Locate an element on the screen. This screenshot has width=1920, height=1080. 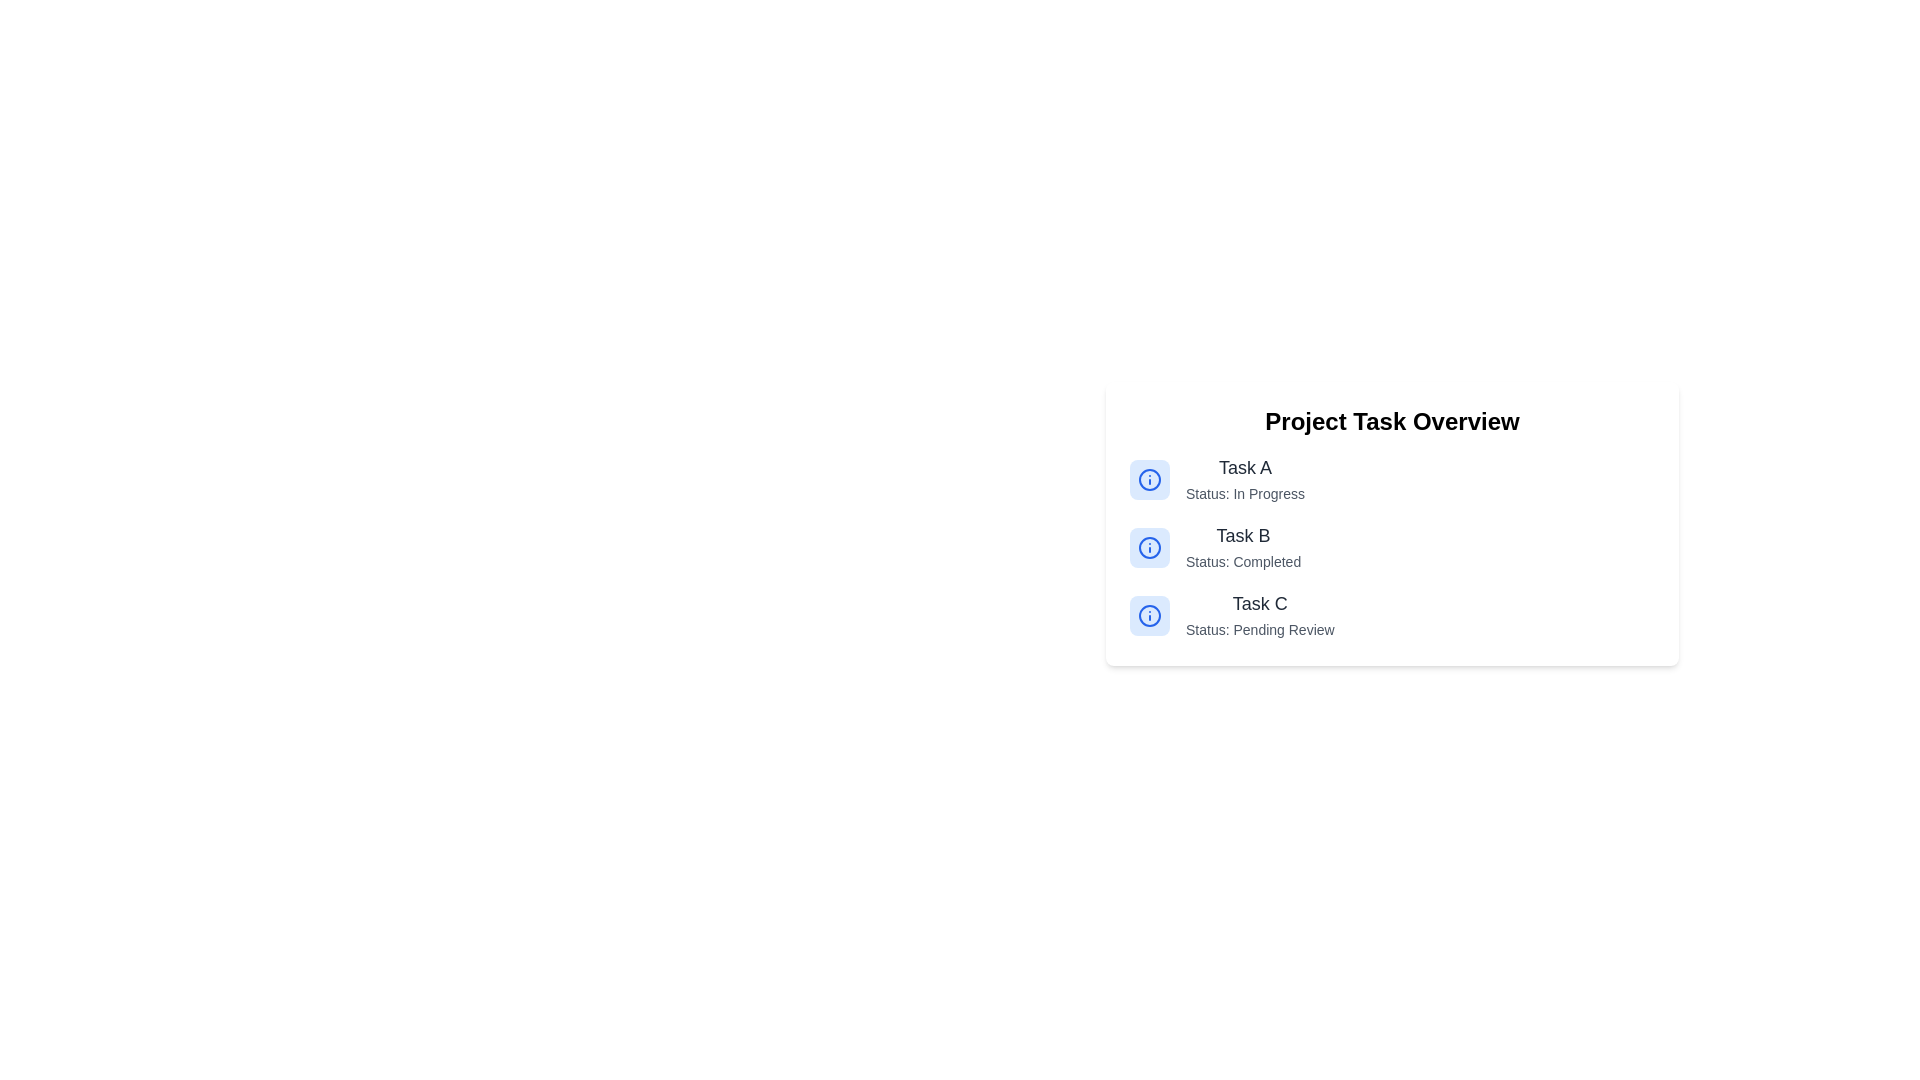
the small circular icon with a blue outline and a central dot located at the top of the vertical sequence of icons in the 'Project Task Overview' card is located at coordinates (1150, 479).